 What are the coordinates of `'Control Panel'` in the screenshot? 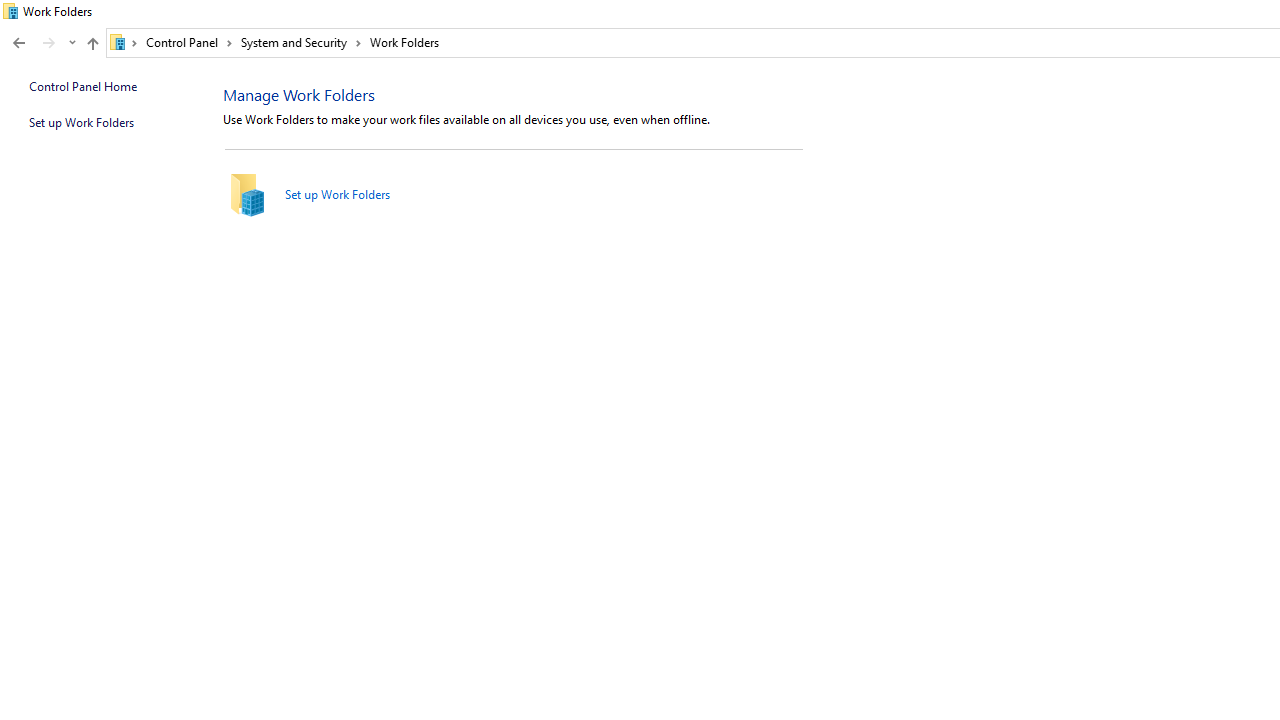 It's located at (189, 42).